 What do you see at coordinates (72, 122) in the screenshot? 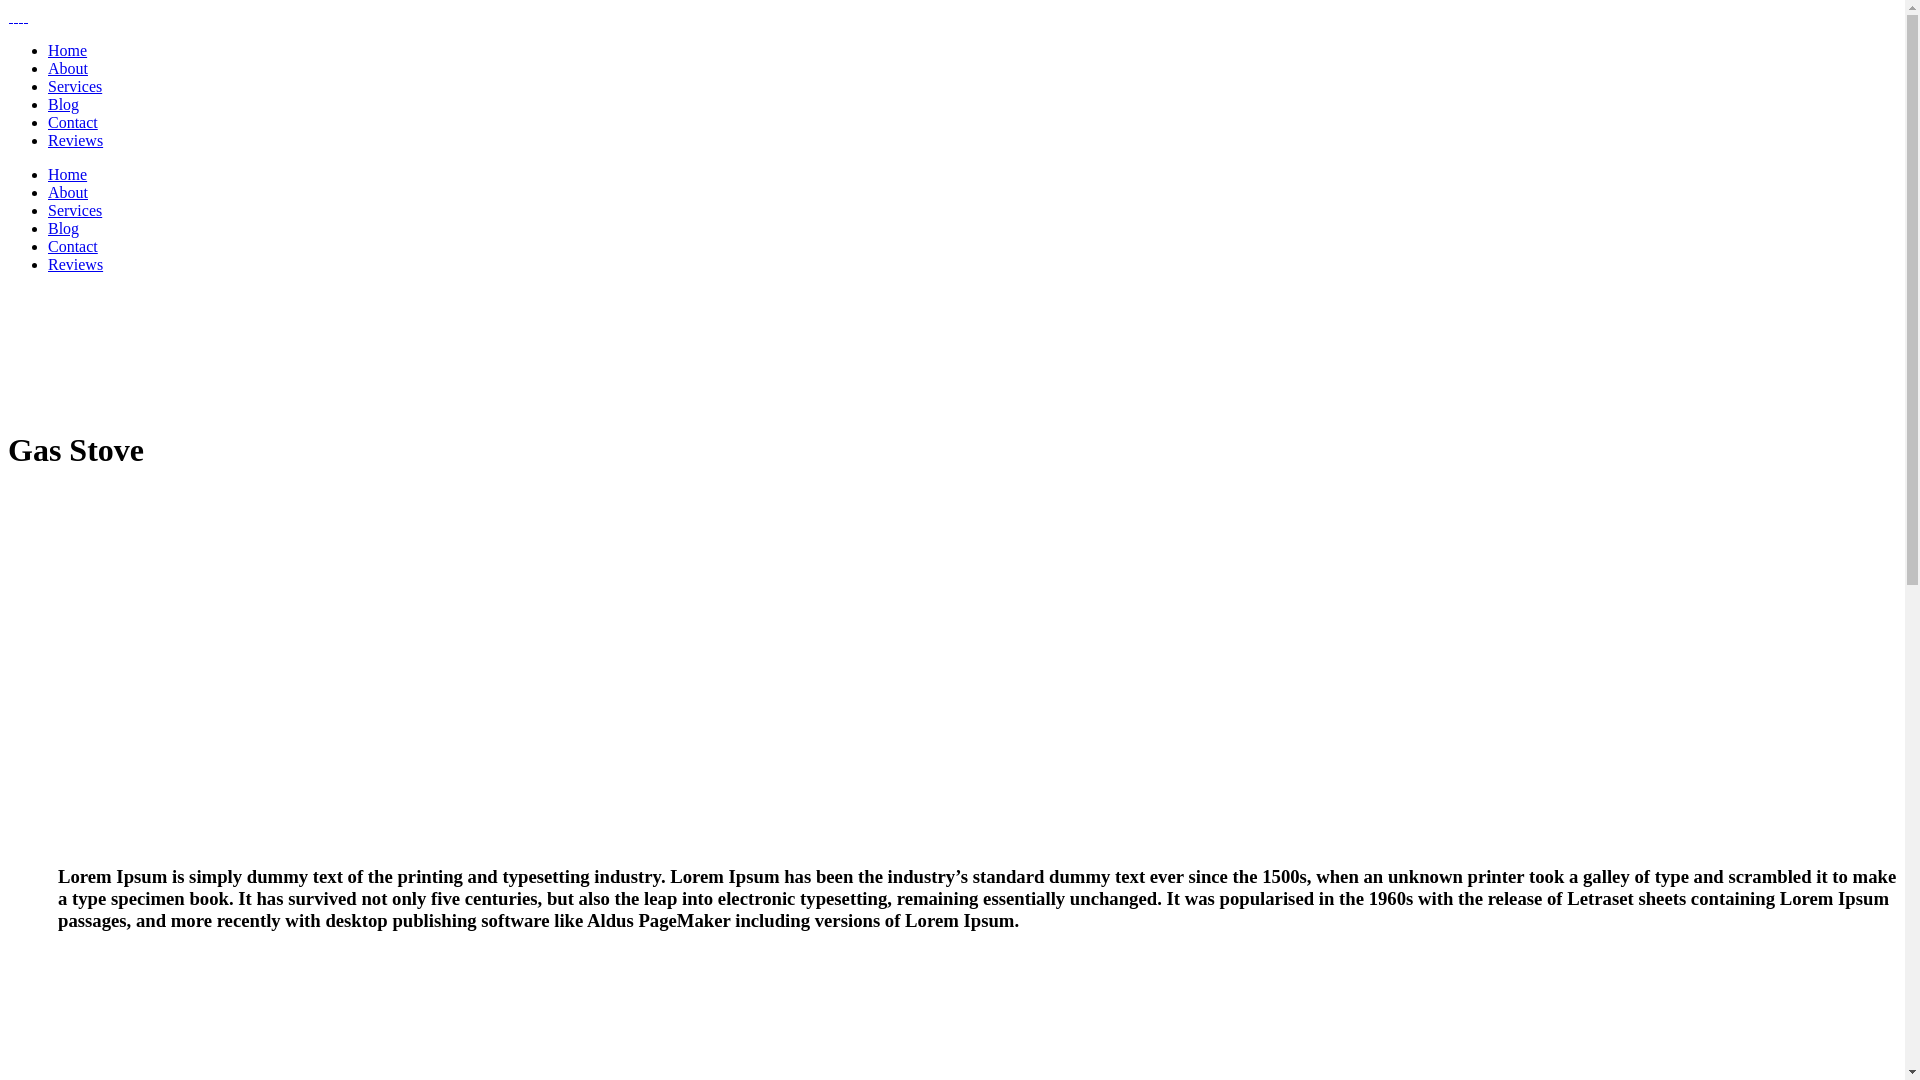
I see `'Contact'` at bounding box center [72, 122].